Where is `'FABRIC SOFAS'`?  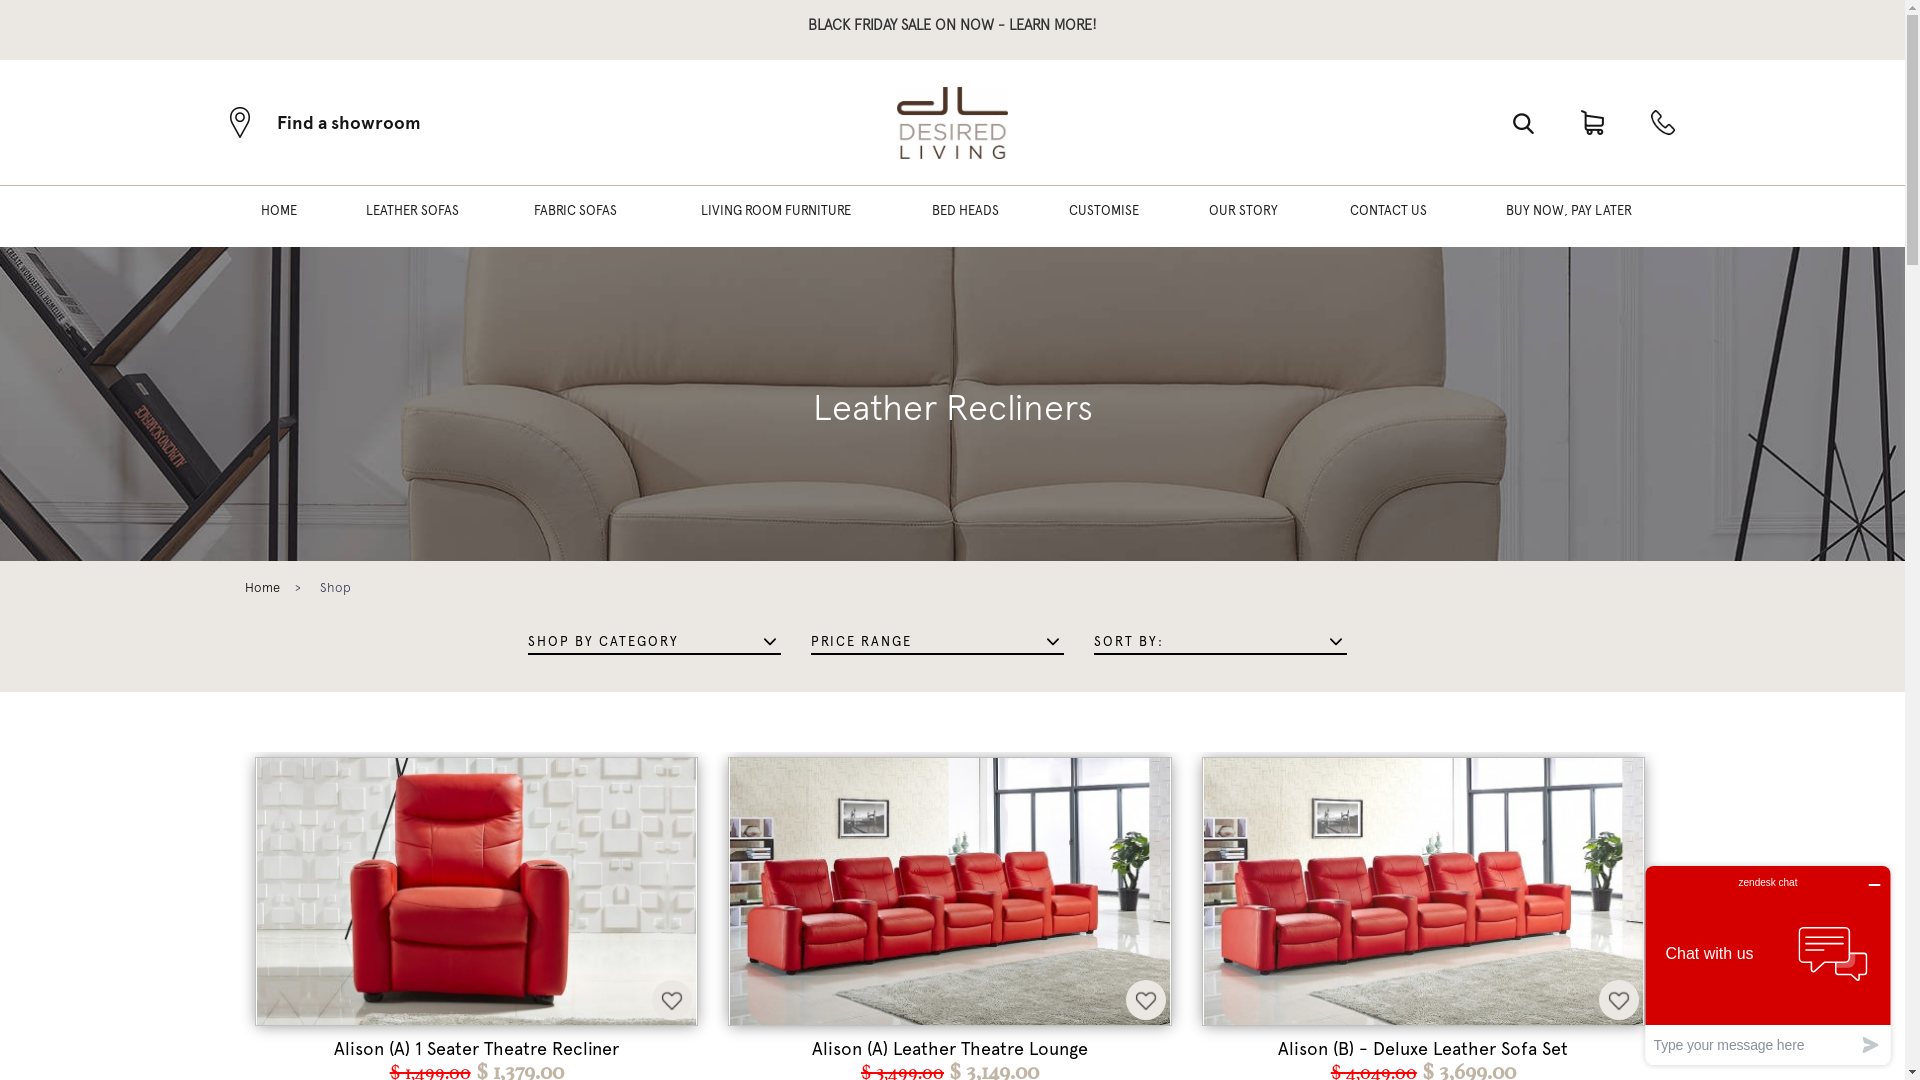 'FABRIC SOFAS' is located at coordinates (513, 216).